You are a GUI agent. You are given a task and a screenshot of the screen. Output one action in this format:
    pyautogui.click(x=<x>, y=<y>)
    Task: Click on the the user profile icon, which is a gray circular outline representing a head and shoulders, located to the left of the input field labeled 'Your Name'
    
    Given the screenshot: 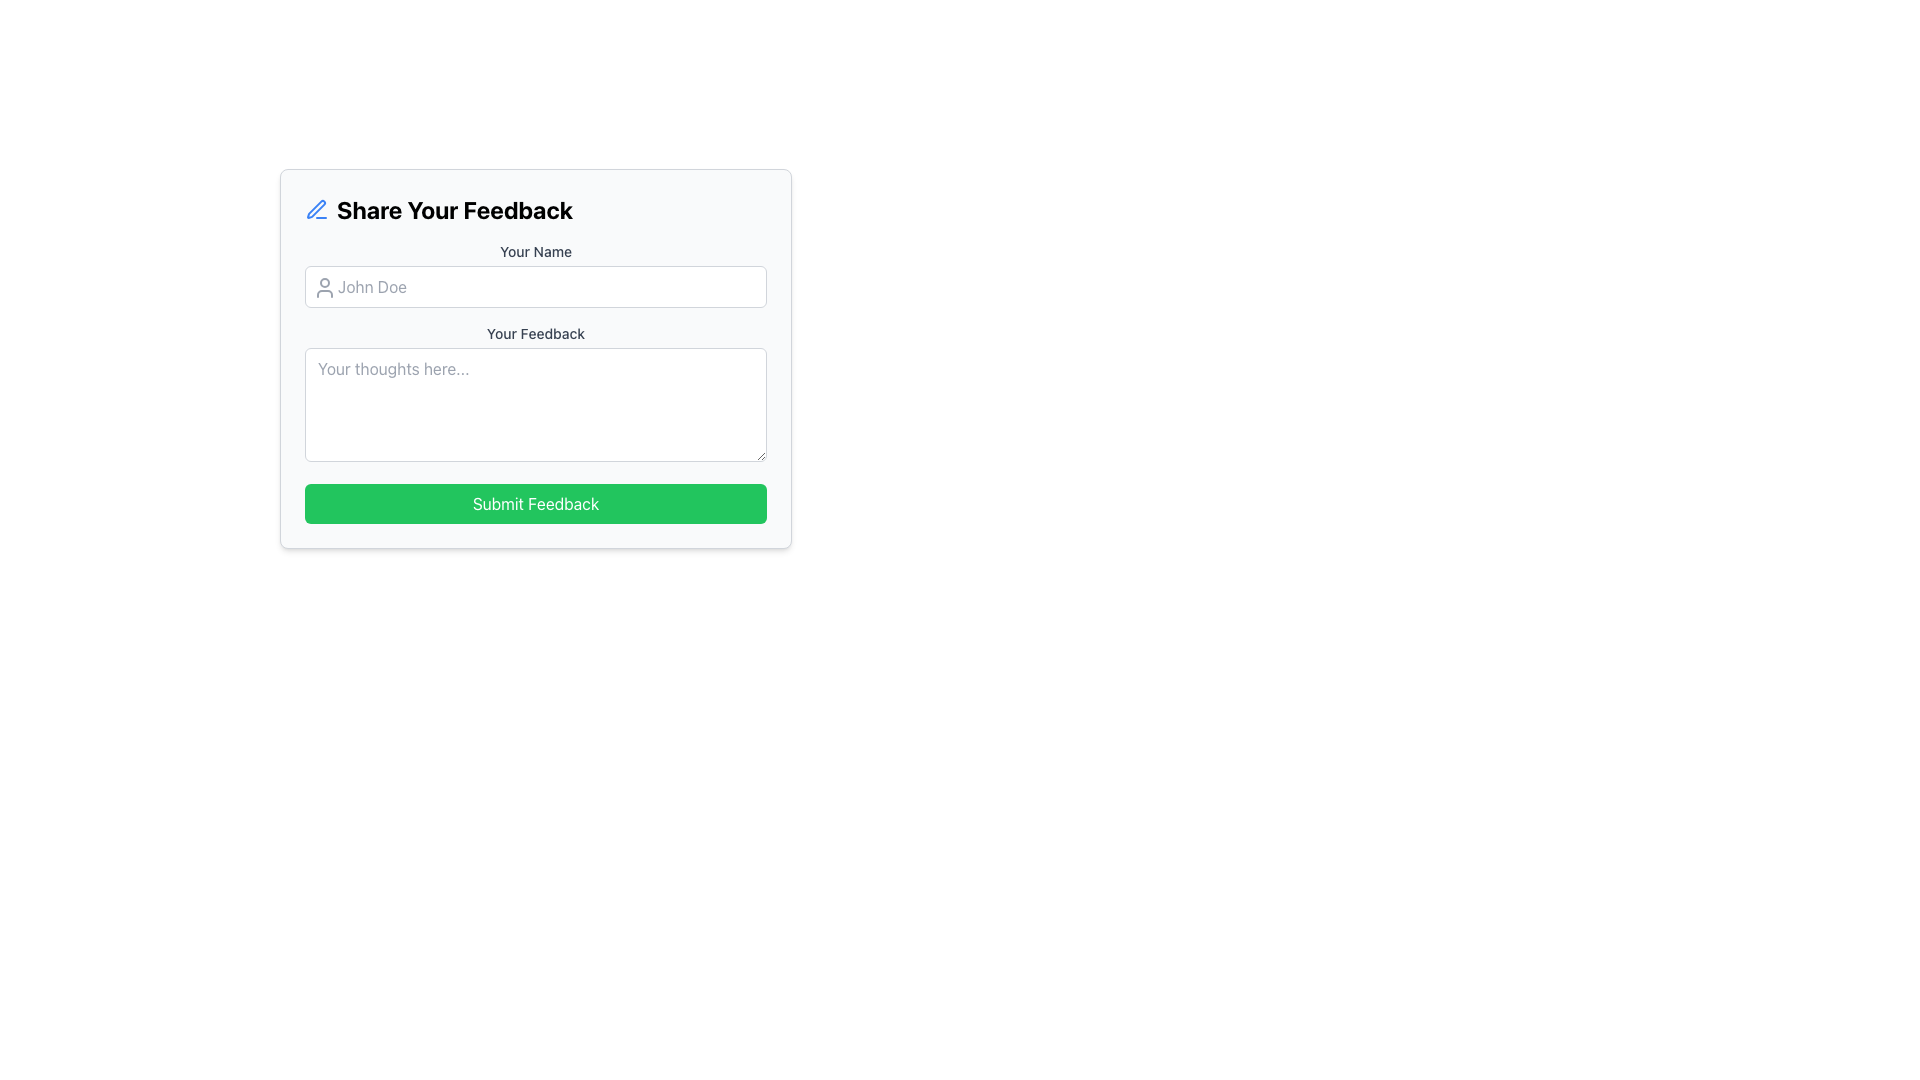 What is the action you would take?
    pyautogui.click(x=325, y=288)
    